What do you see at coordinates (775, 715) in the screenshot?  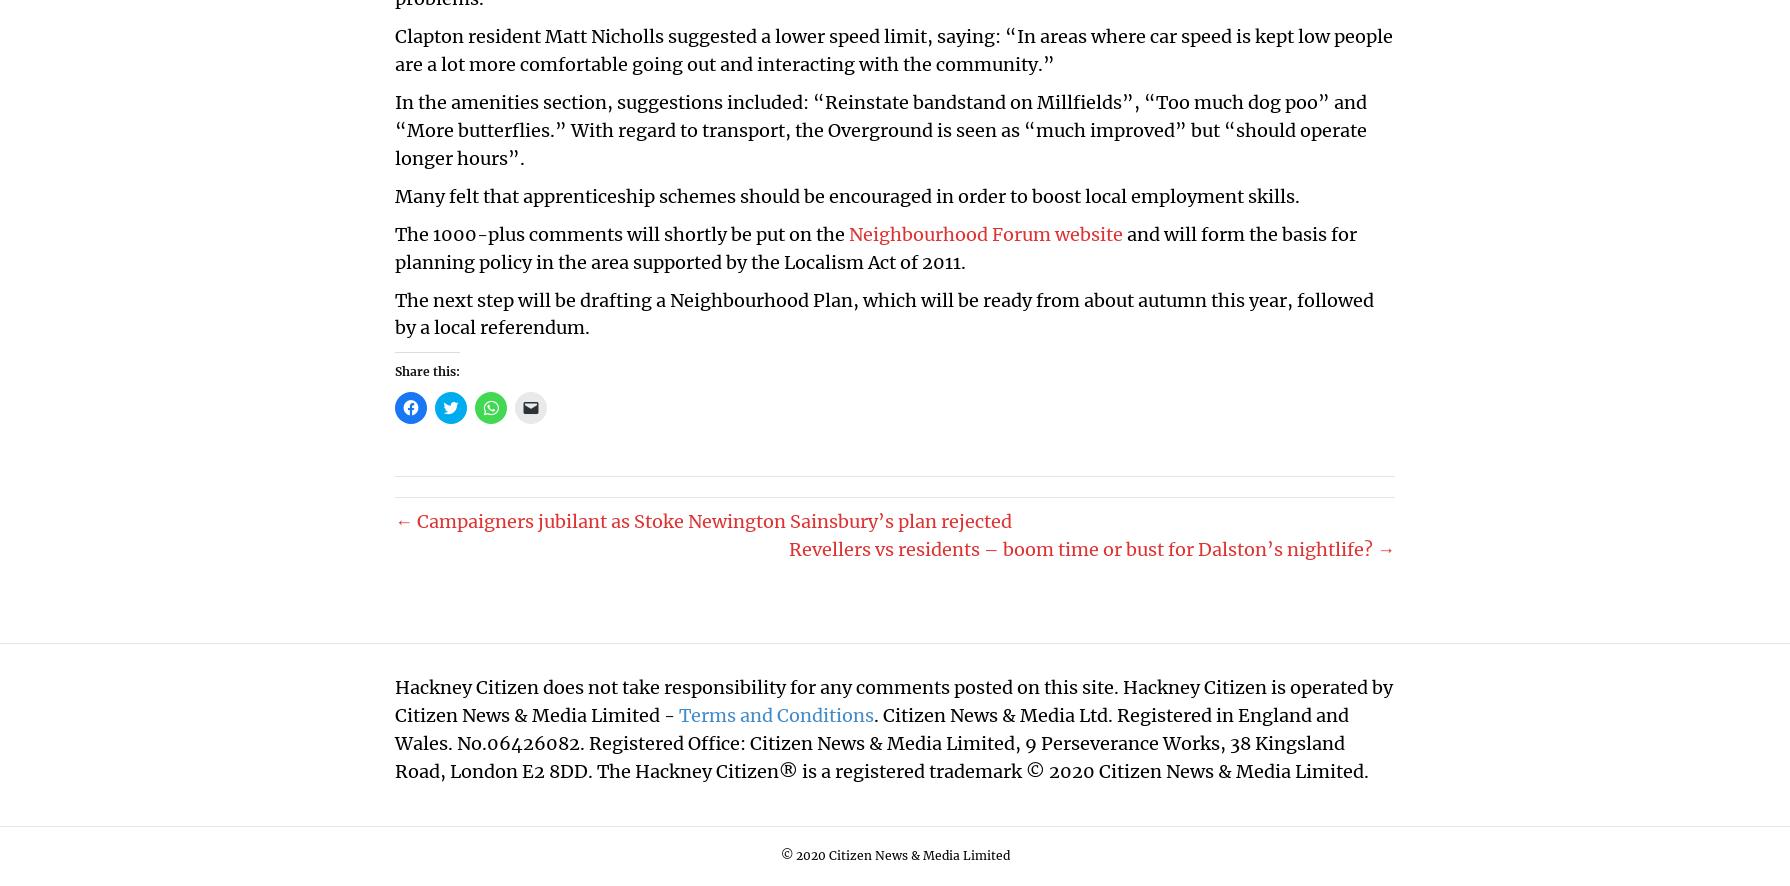 I see `'Terms and Conditions'` at bounding box center [775, 715].